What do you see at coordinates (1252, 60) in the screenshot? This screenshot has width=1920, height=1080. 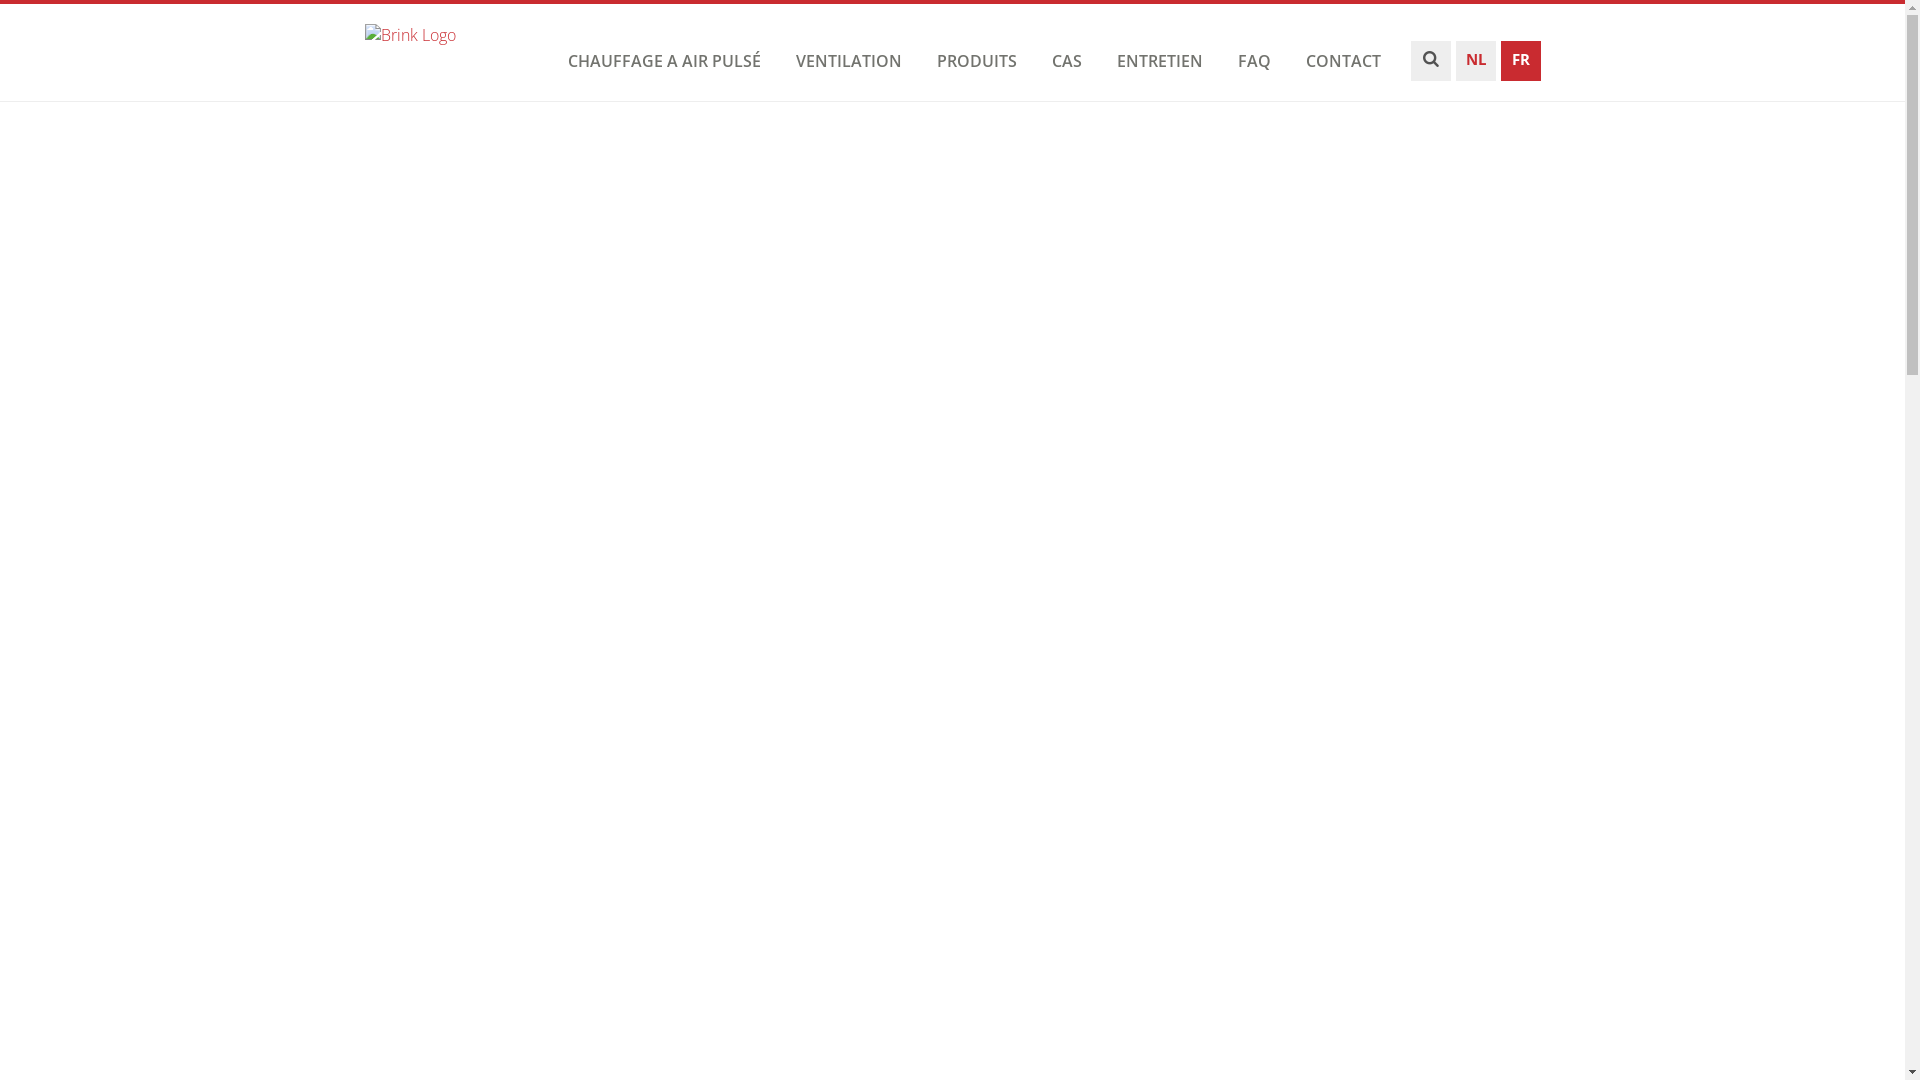 I see `'FAQ'` at bounding box center [1252, 60].